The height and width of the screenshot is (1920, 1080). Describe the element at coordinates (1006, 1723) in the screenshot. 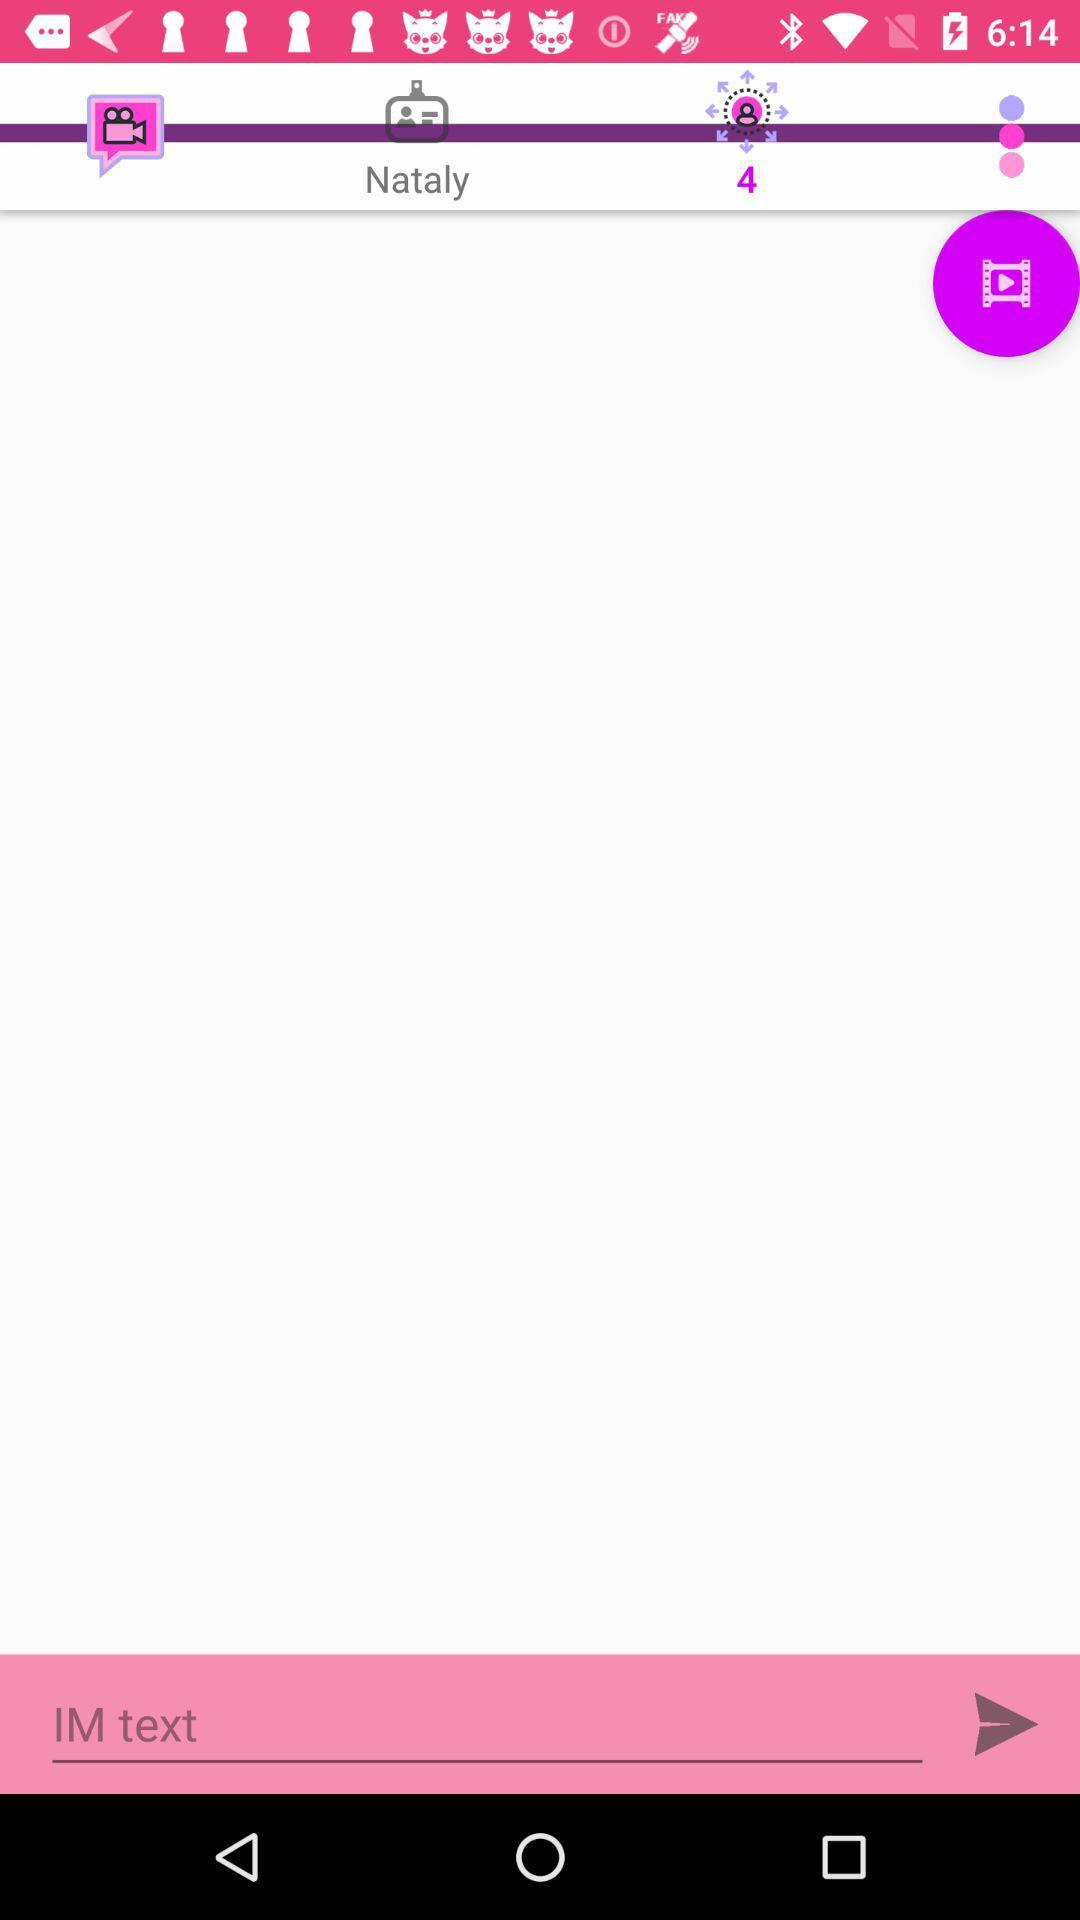

I see `sent button` at that location.